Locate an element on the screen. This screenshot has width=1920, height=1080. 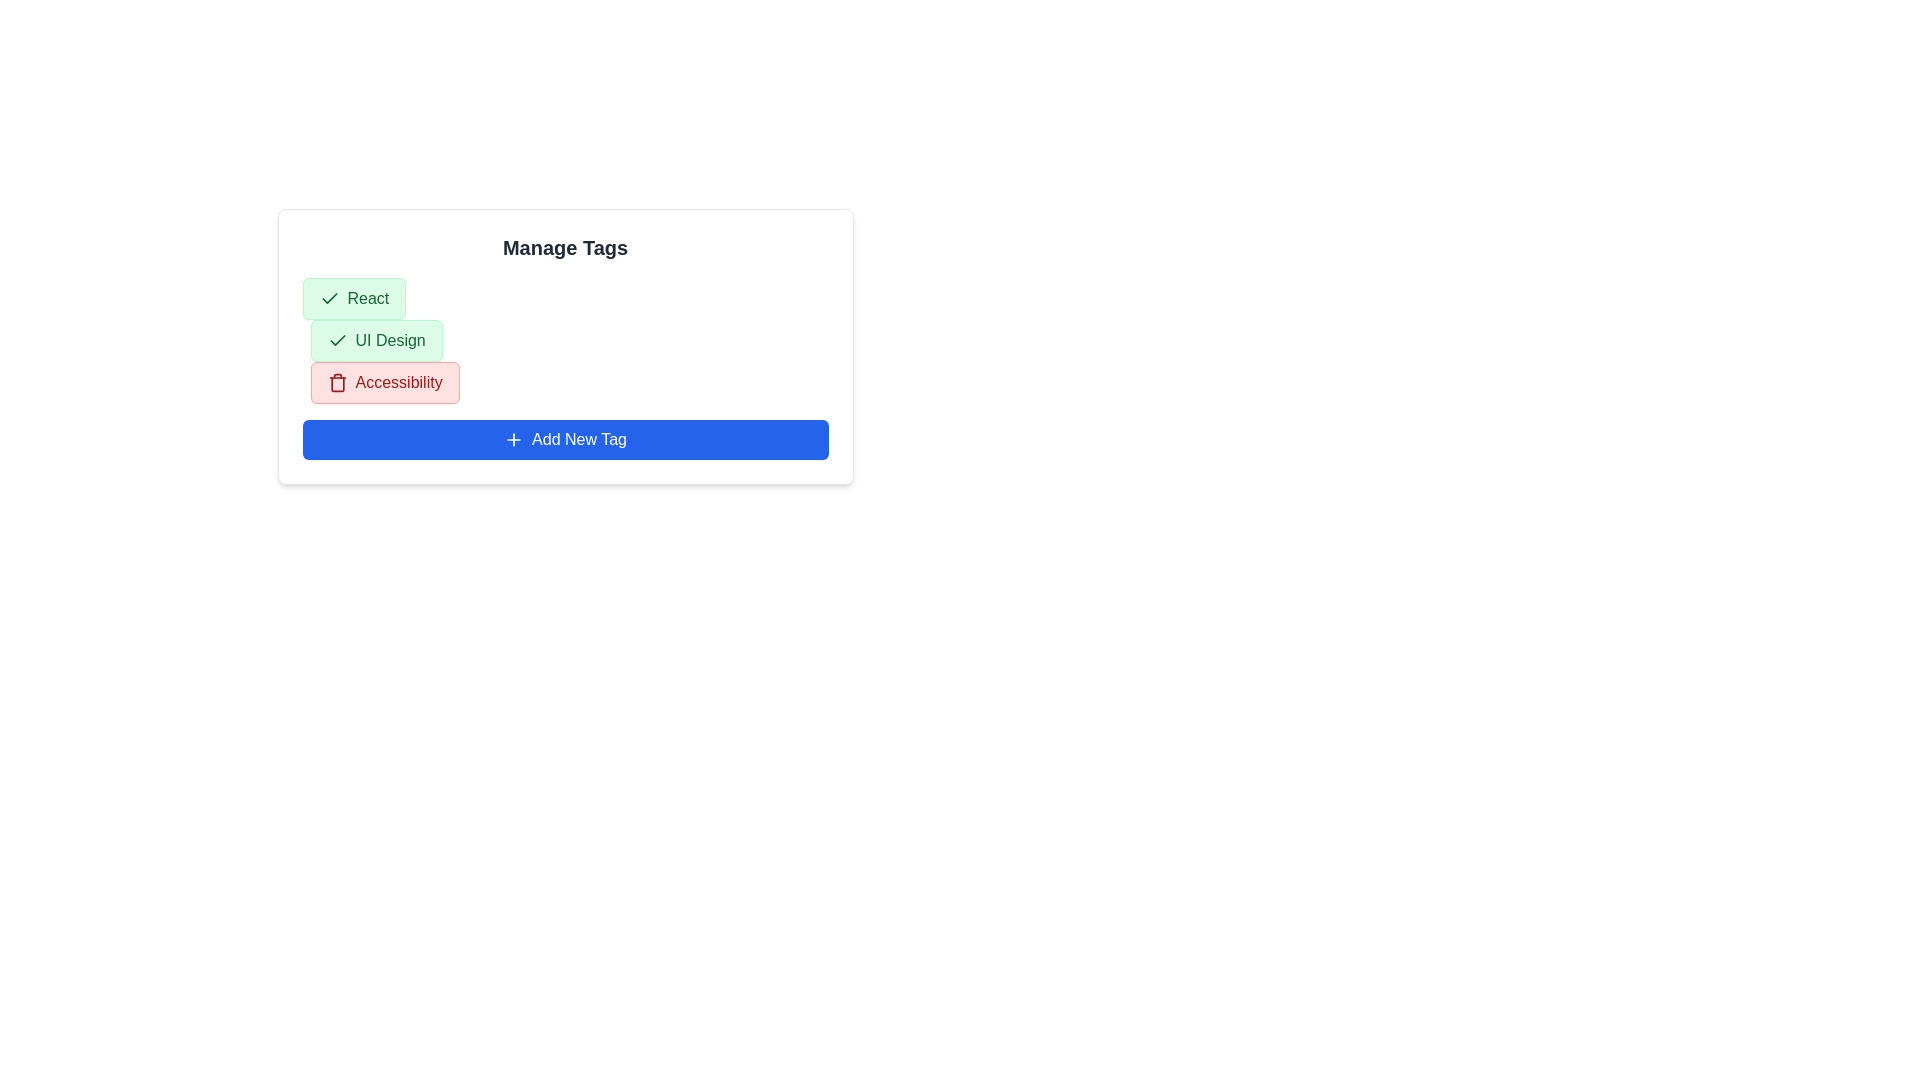
the state of the small green checkmark icon located to the left of the 'UI Design' label, which is part of a button-like UI component is located at coordinates (337, 339).